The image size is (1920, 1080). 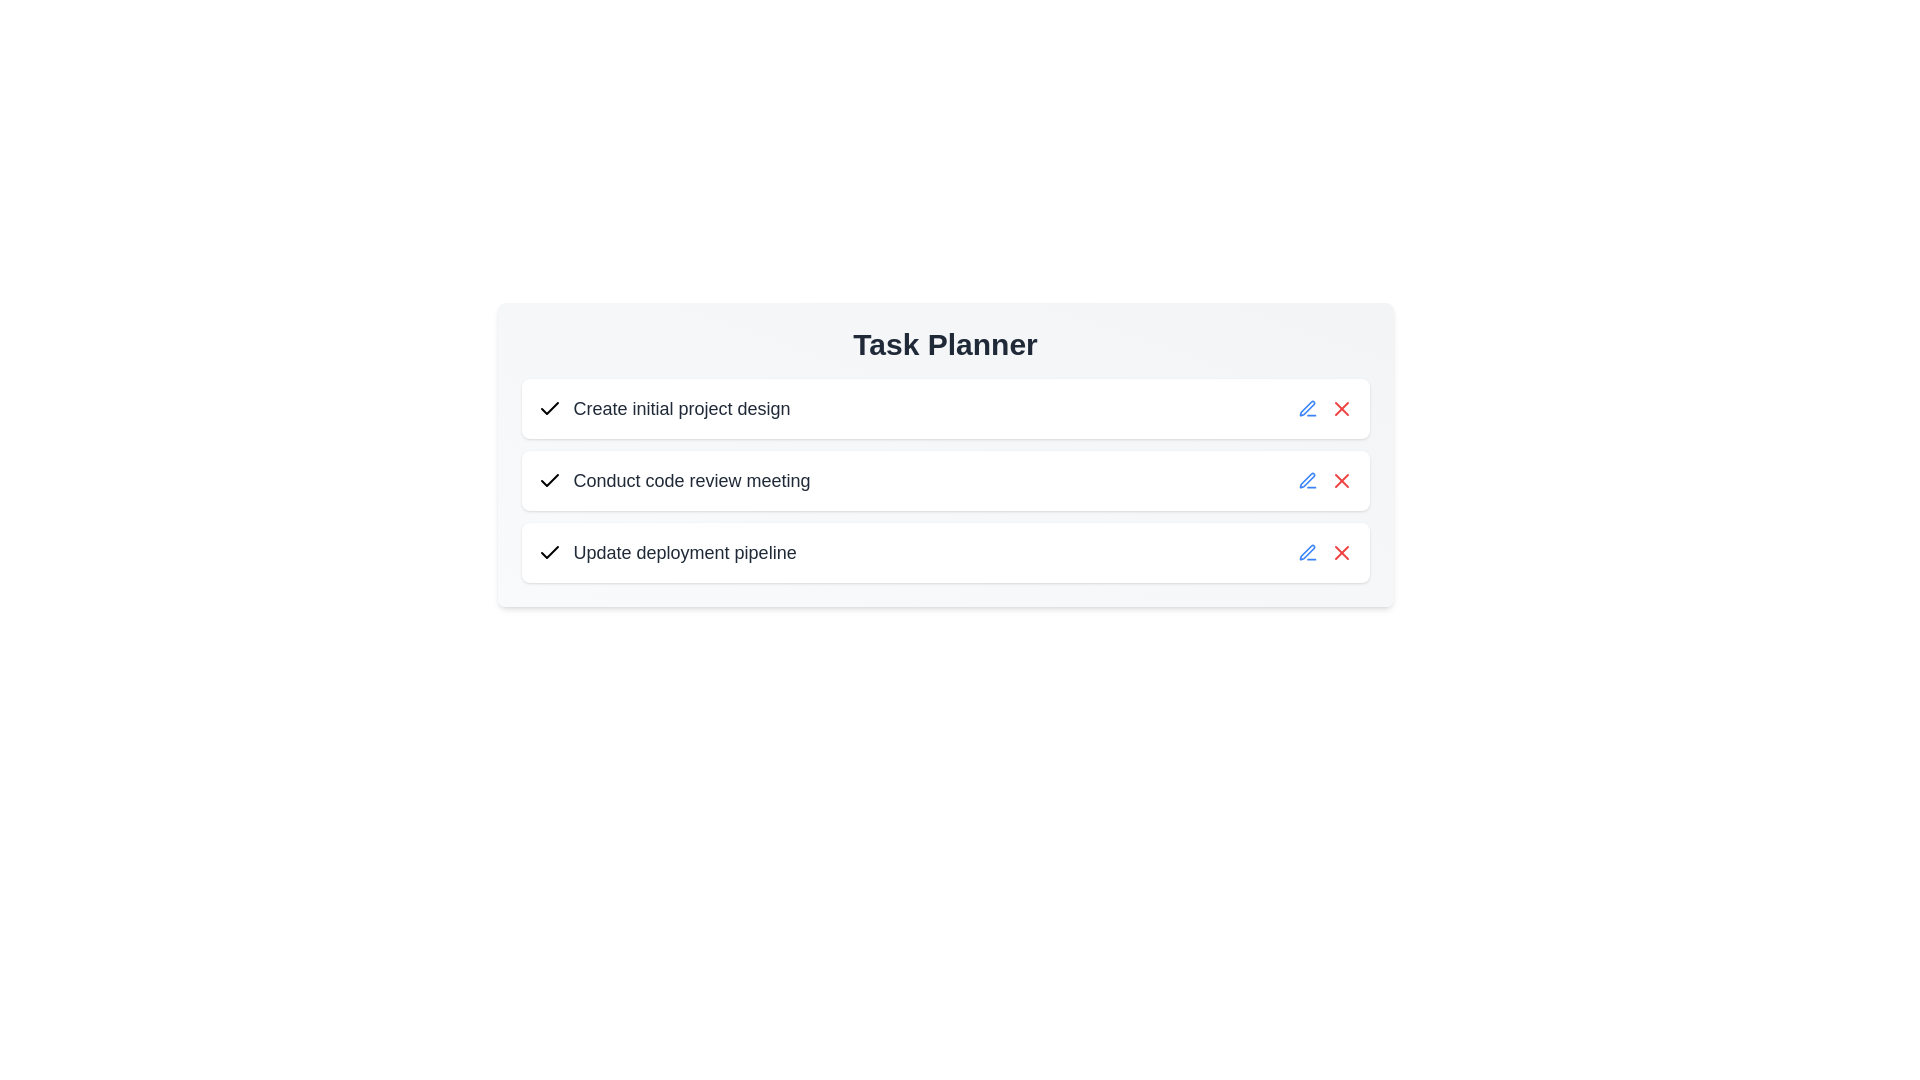 I want to click on the red 'X' icon button styled as an SVG image, so click(x=1341, y=407).